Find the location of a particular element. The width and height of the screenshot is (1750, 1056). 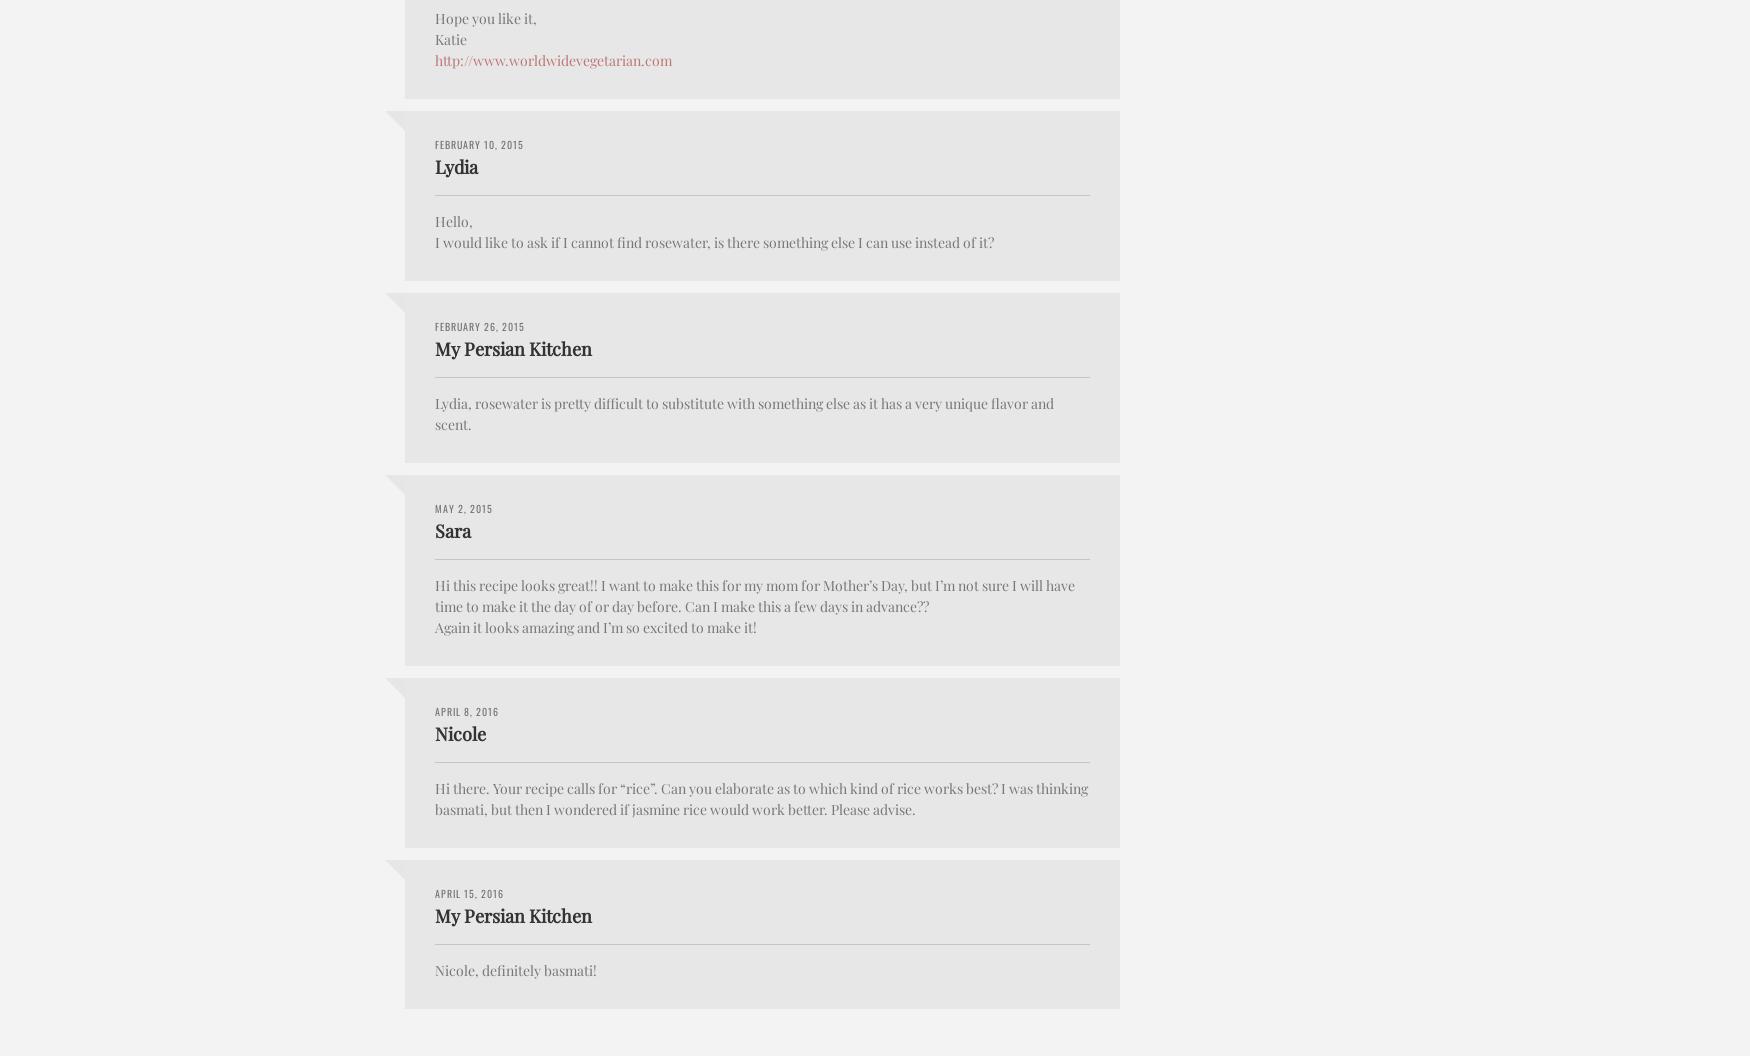

'February 10, 2015' is located at coordinates (479, 143).